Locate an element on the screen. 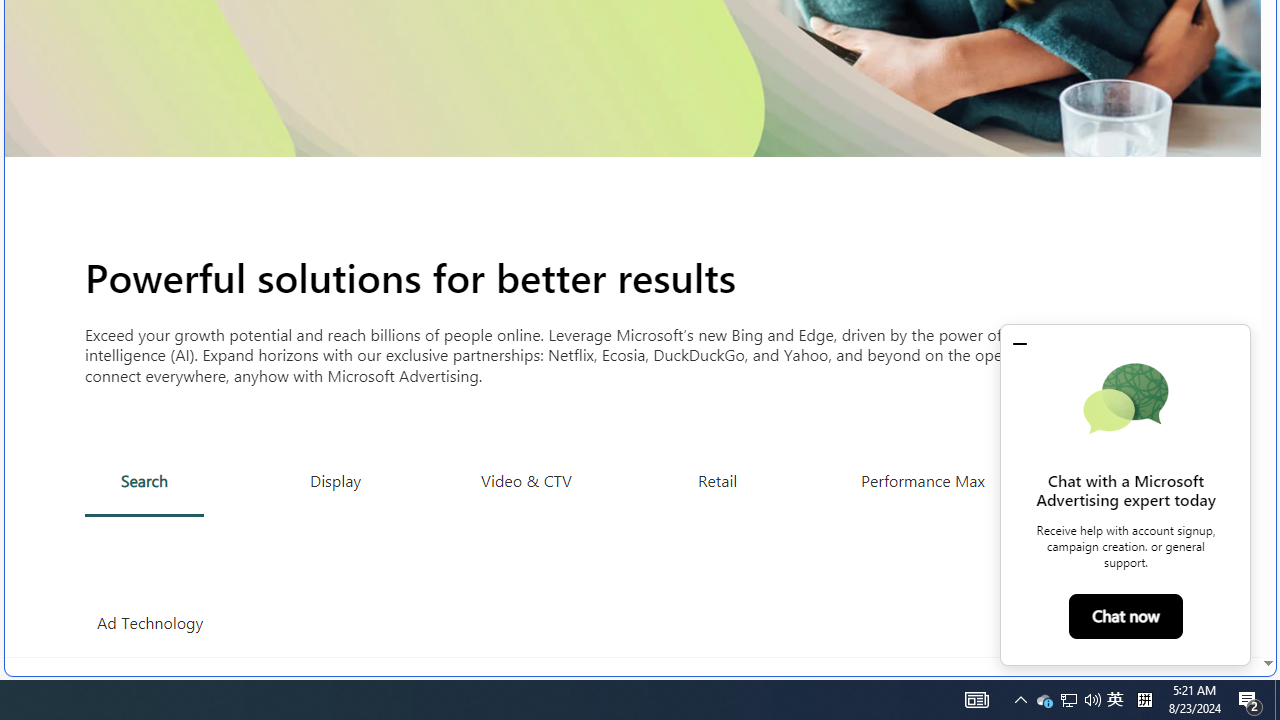  'Display' is located at coordinates (336, 480).